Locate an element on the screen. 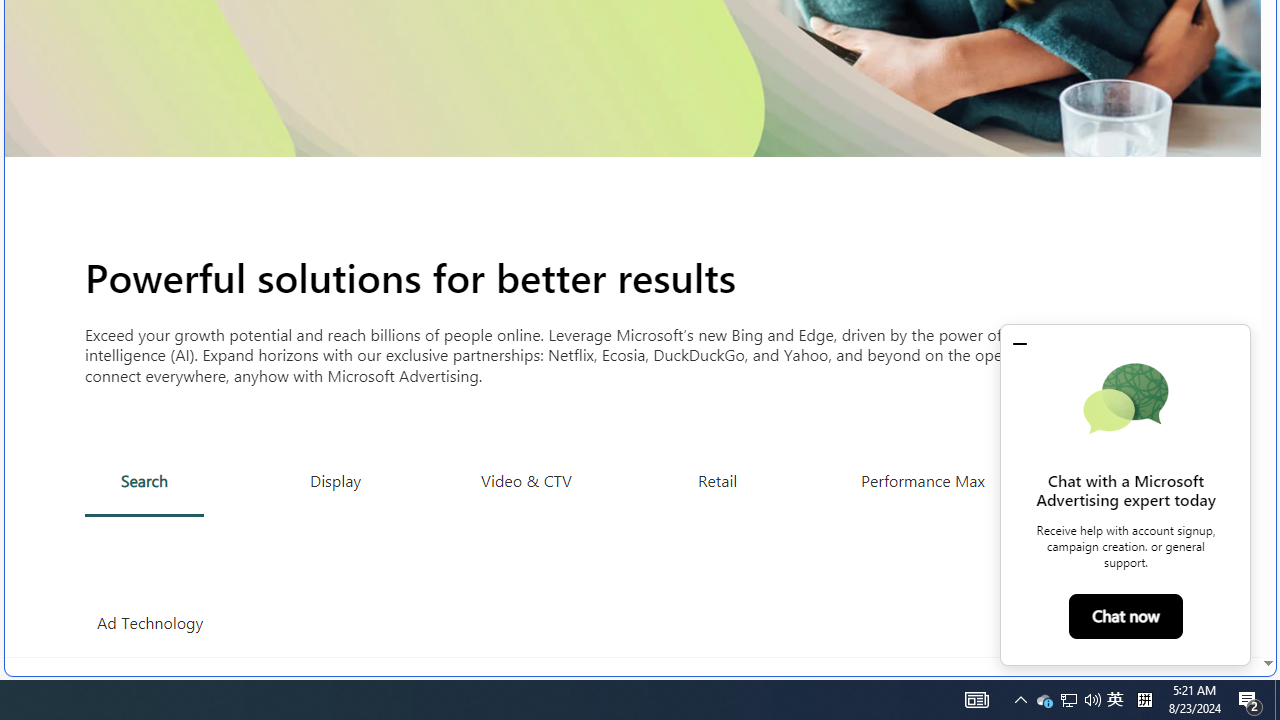  'Display' is located at coordinates (336, 480).